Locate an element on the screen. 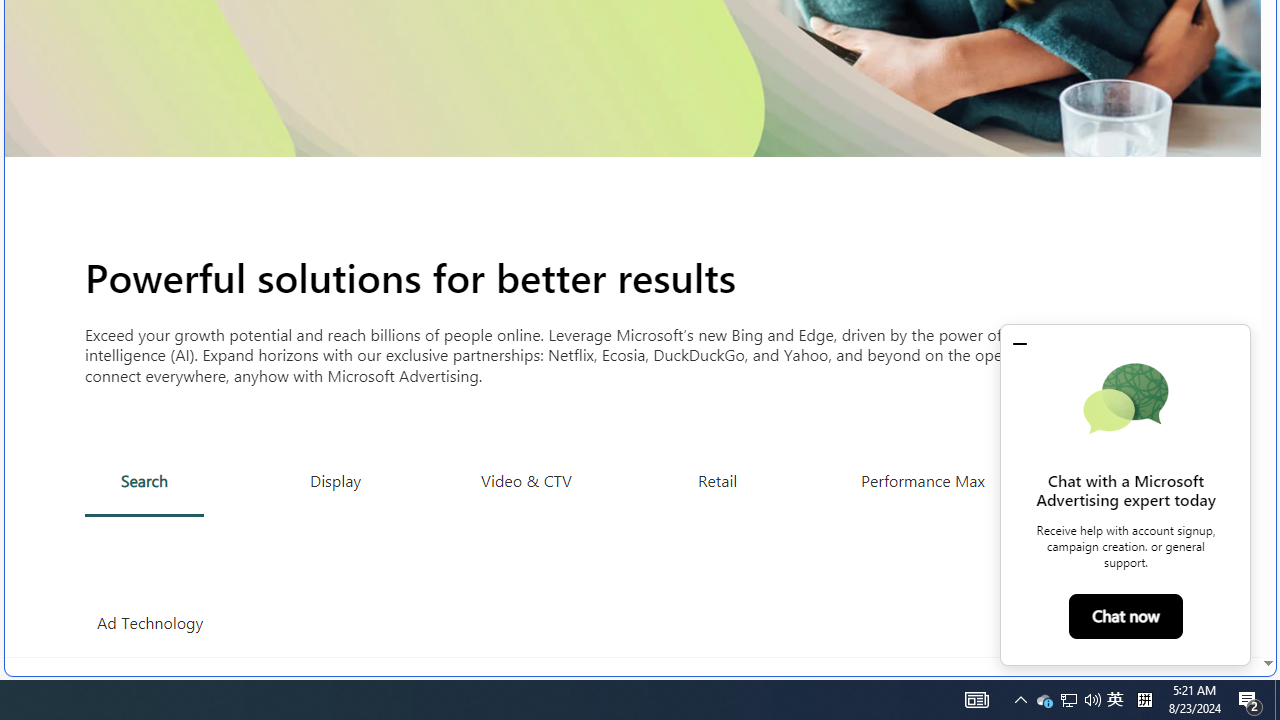  'Display' is located at coordinates (336, 480).